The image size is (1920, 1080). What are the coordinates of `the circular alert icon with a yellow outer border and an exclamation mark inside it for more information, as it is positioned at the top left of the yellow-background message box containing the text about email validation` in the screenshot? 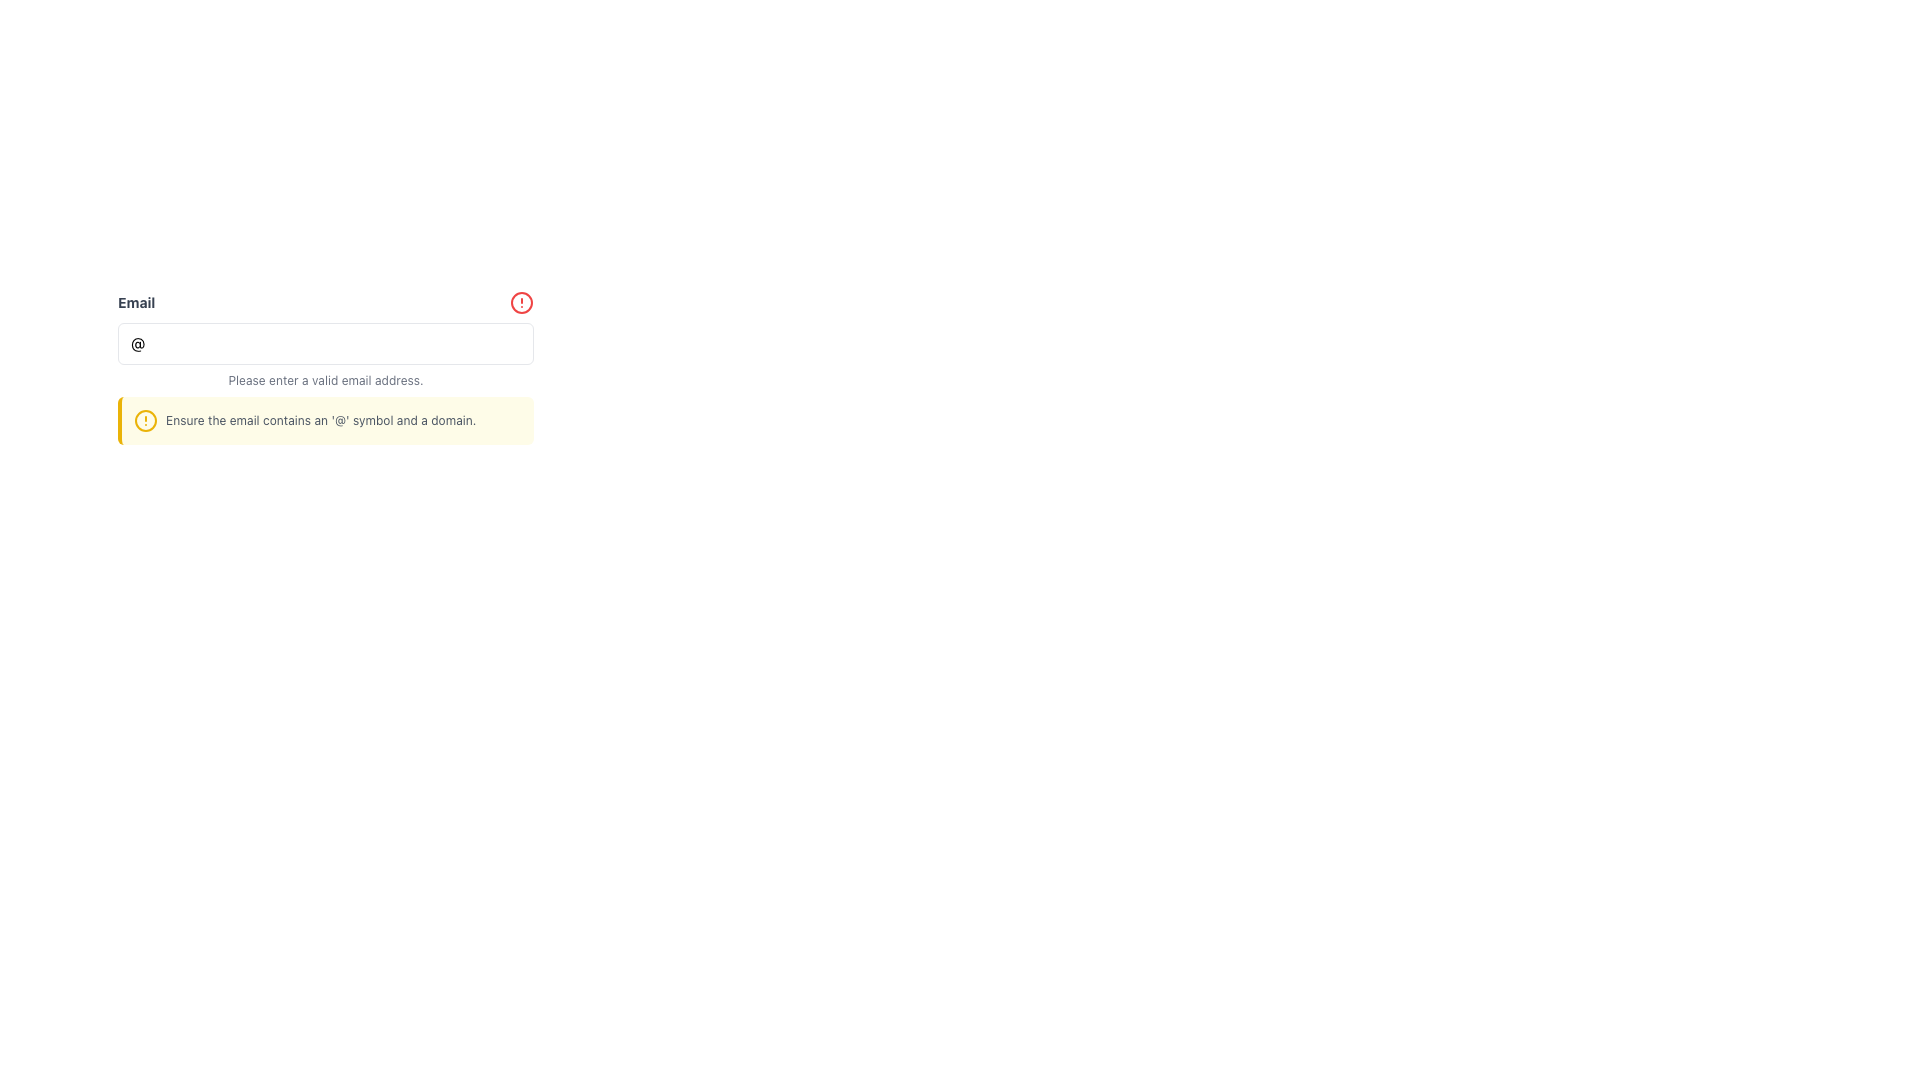 It's located at (144, 419).